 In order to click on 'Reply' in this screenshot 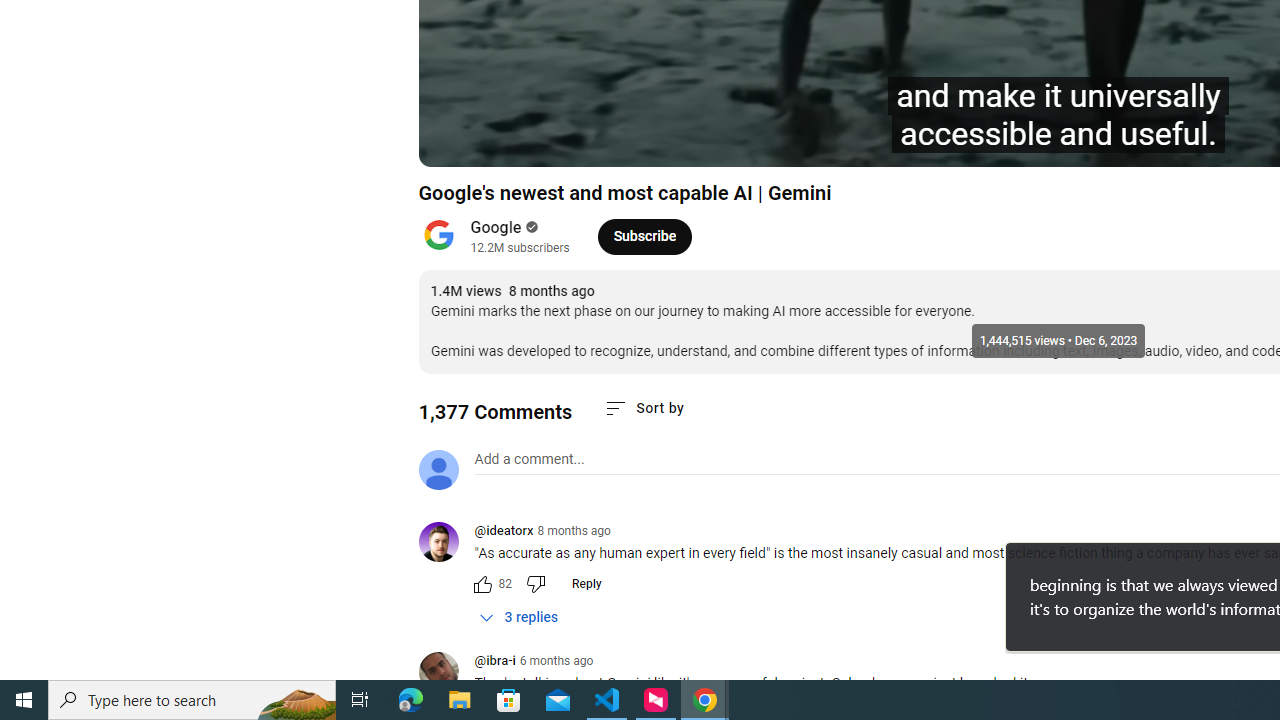, I will do `click(585, 583)`.